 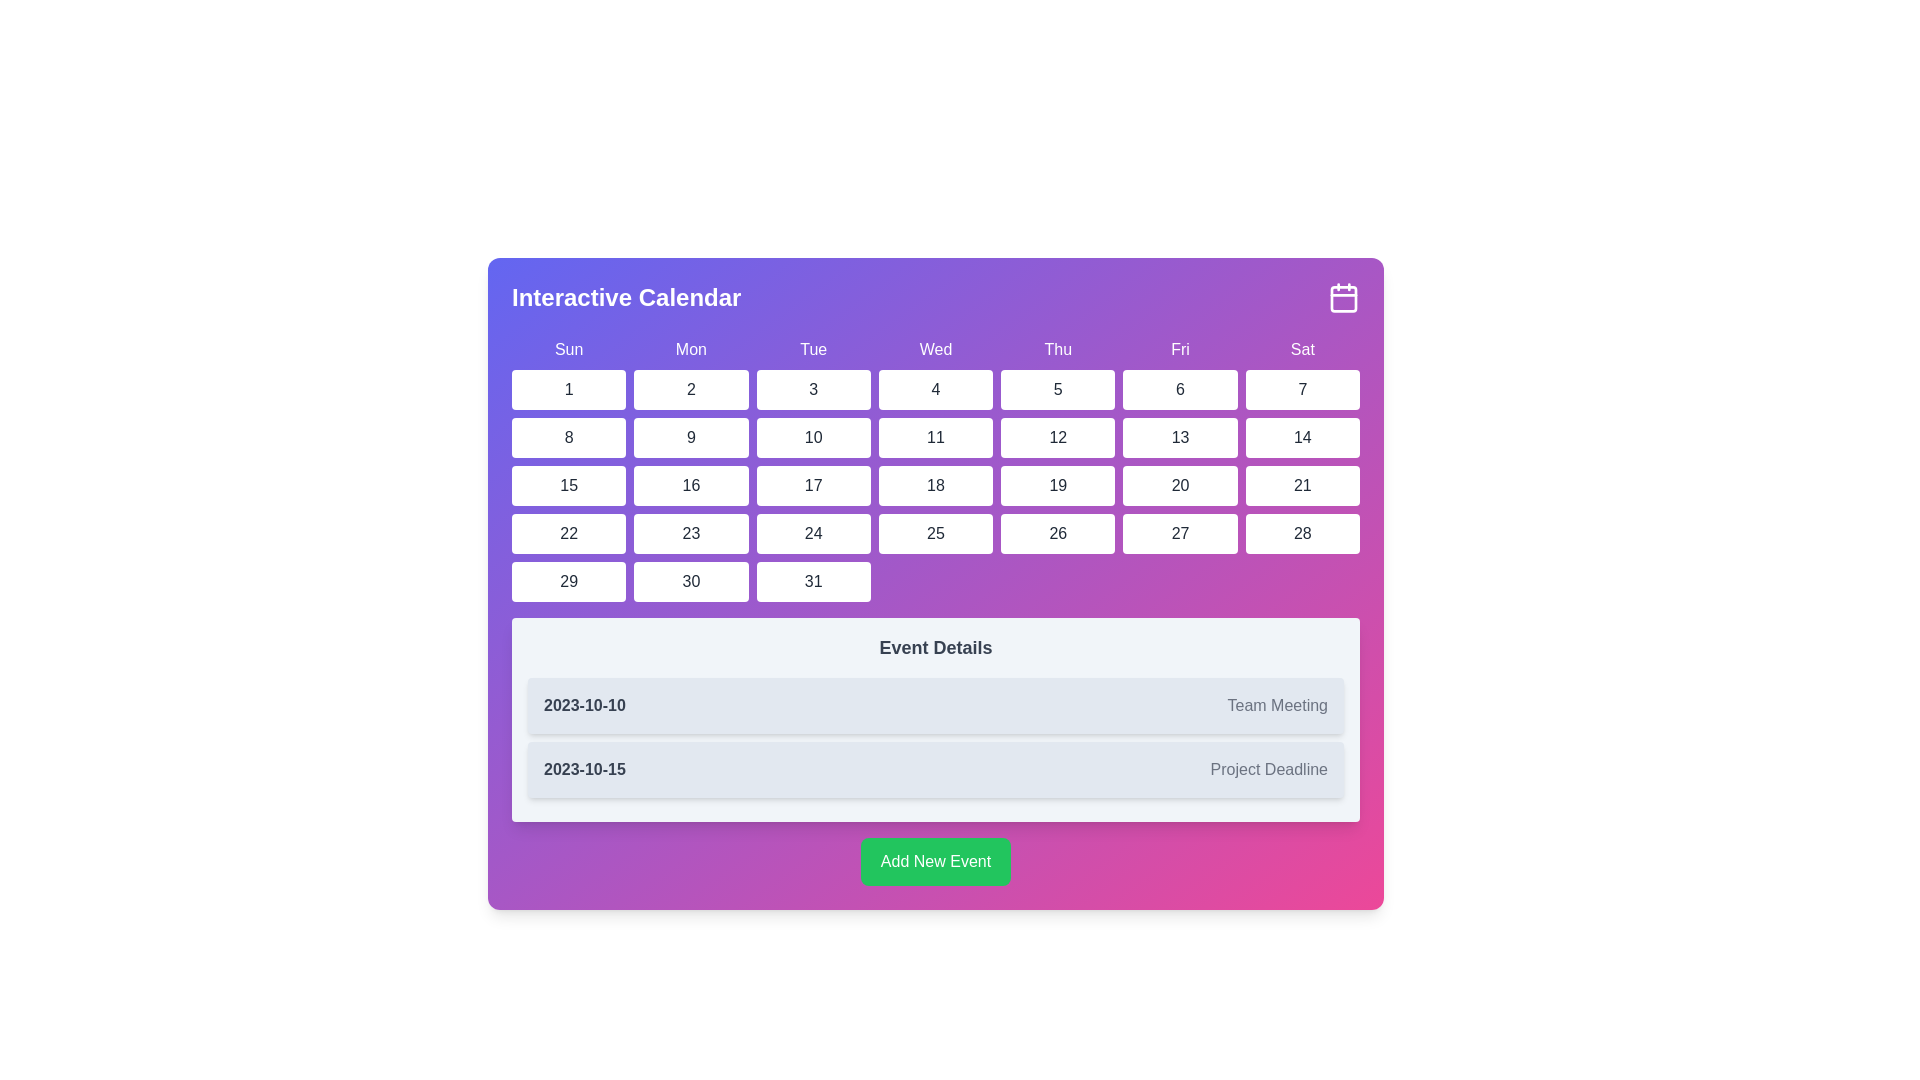 I want to click on the rectangular button labeled '18' in the calendar grid to change its background color to yellow, so click(x=935, y=486).